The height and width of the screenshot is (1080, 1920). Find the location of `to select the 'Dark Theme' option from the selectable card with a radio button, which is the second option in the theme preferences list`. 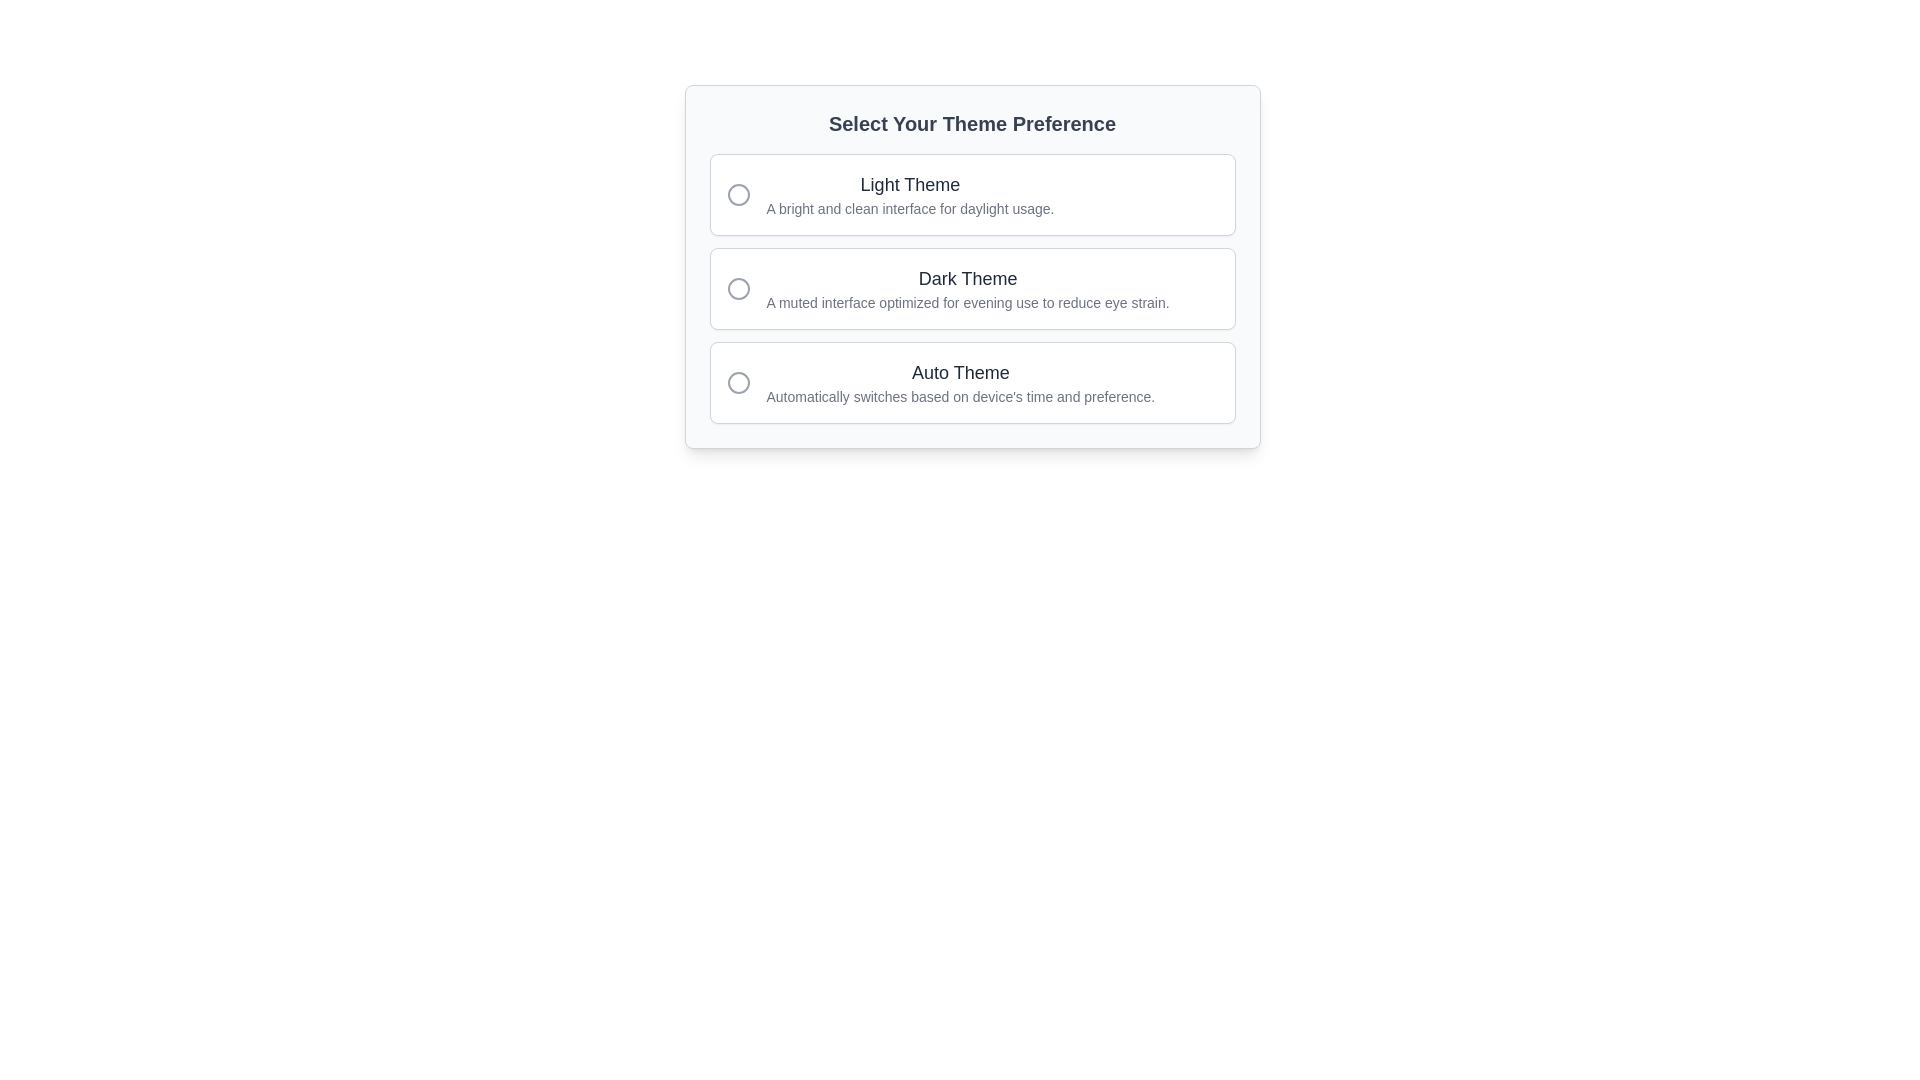

to select the 'Dark Theme' option from the selectable card with a radio button, which is the second option in the theme preferences list is located at coordinates (972, 289).